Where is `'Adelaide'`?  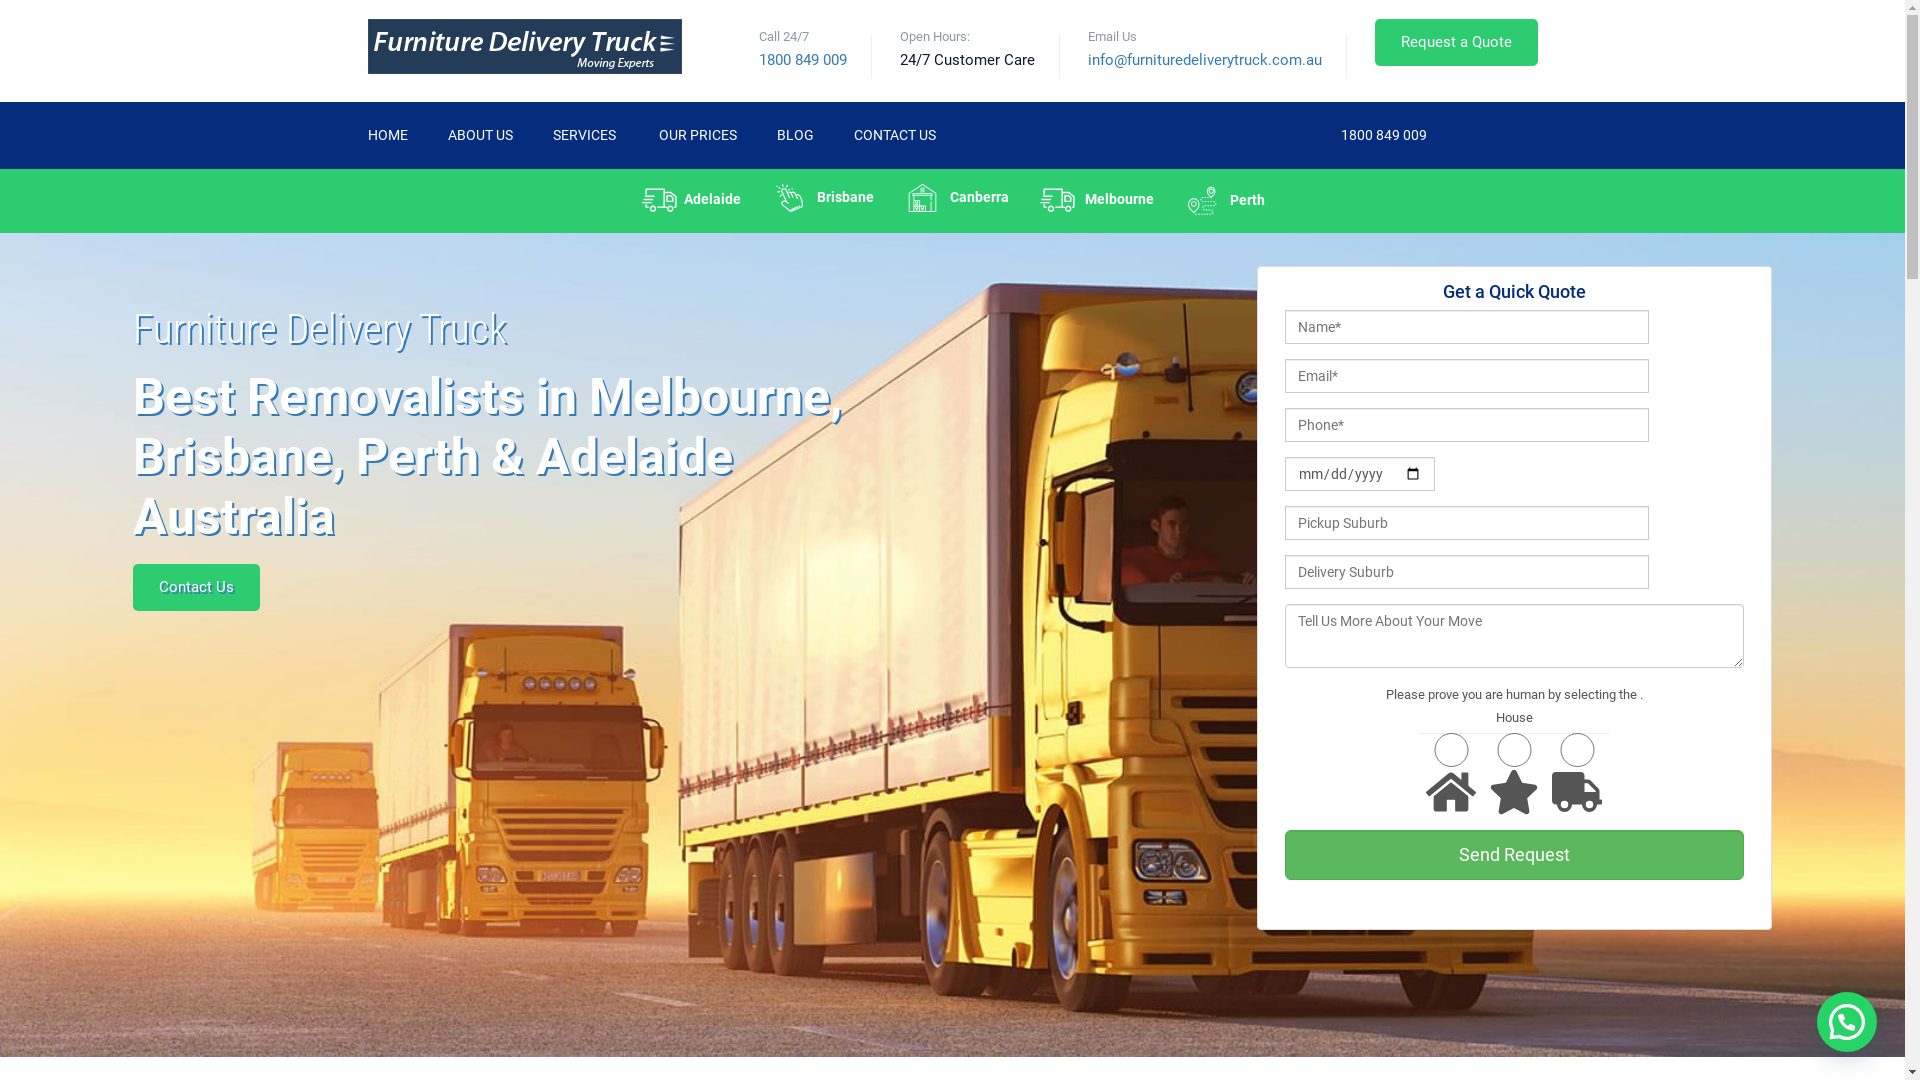
'Adelaide' is located at coordinates (691, 199).